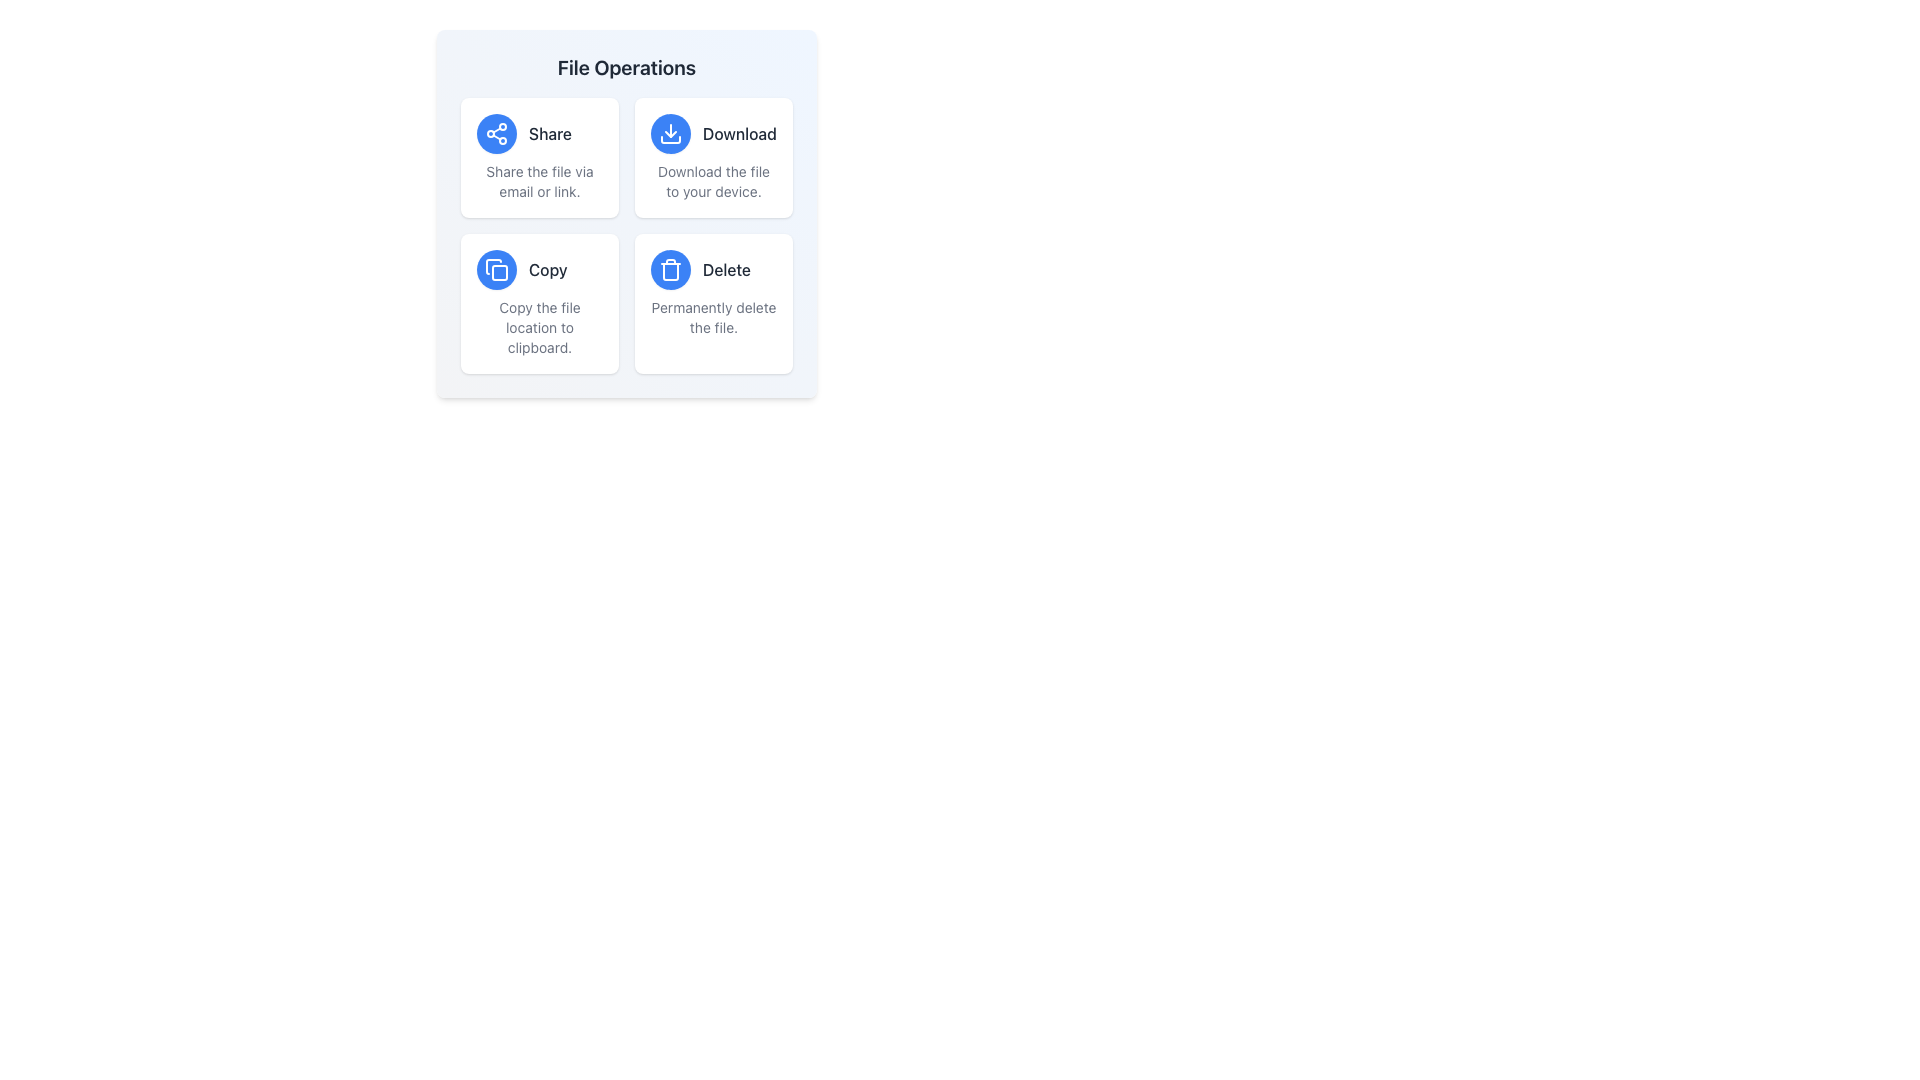 The height and width of the screenshot is (1080, 1920). Describe the element at coordinates (671, 134) in the screenshot. I see `the download icon located at the top-right of the 'Download' option in the 'File Operations' panel to initiate the download` at that location.